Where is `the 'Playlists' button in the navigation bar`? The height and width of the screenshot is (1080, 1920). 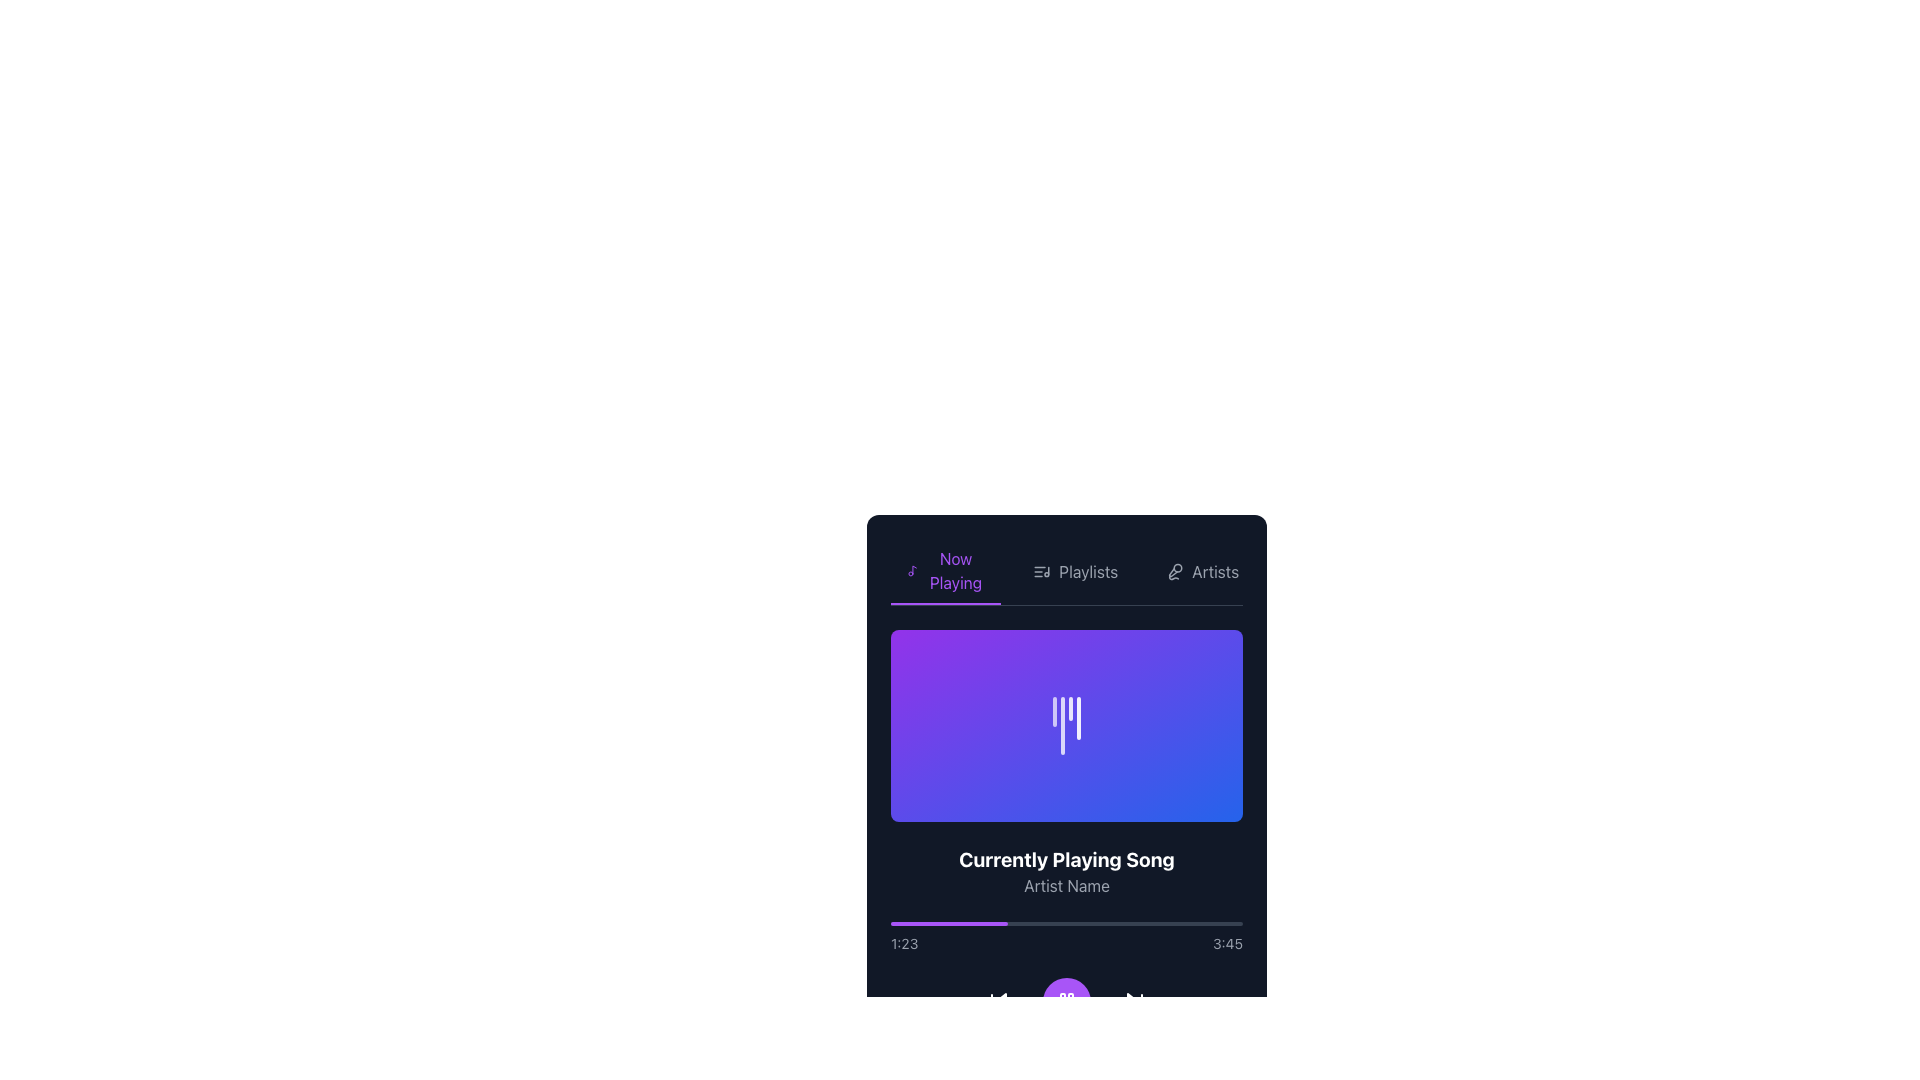
the 'Playlists' button in the navigation bar is located at coordinates (1074, 571).